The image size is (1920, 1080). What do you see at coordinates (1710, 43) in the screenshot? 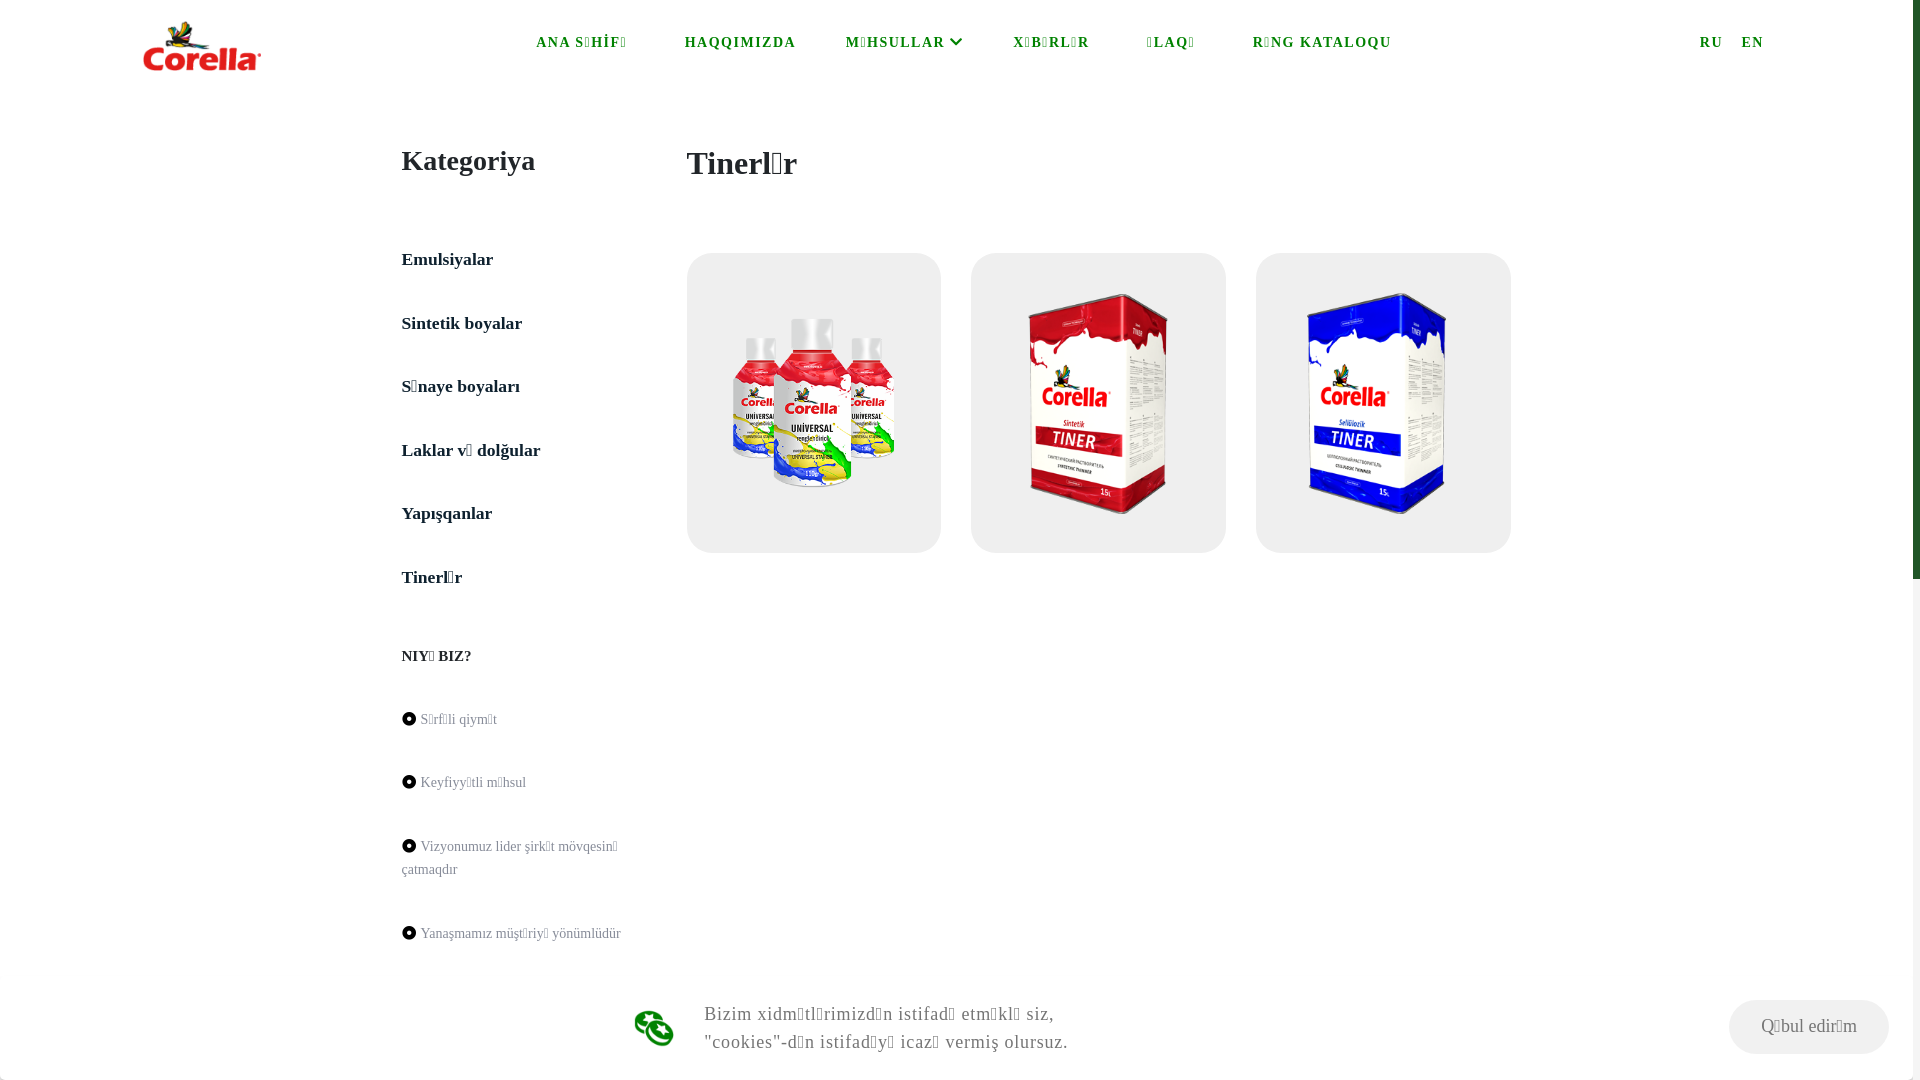
I see `'RU'` at bounding box center [1710, 43].